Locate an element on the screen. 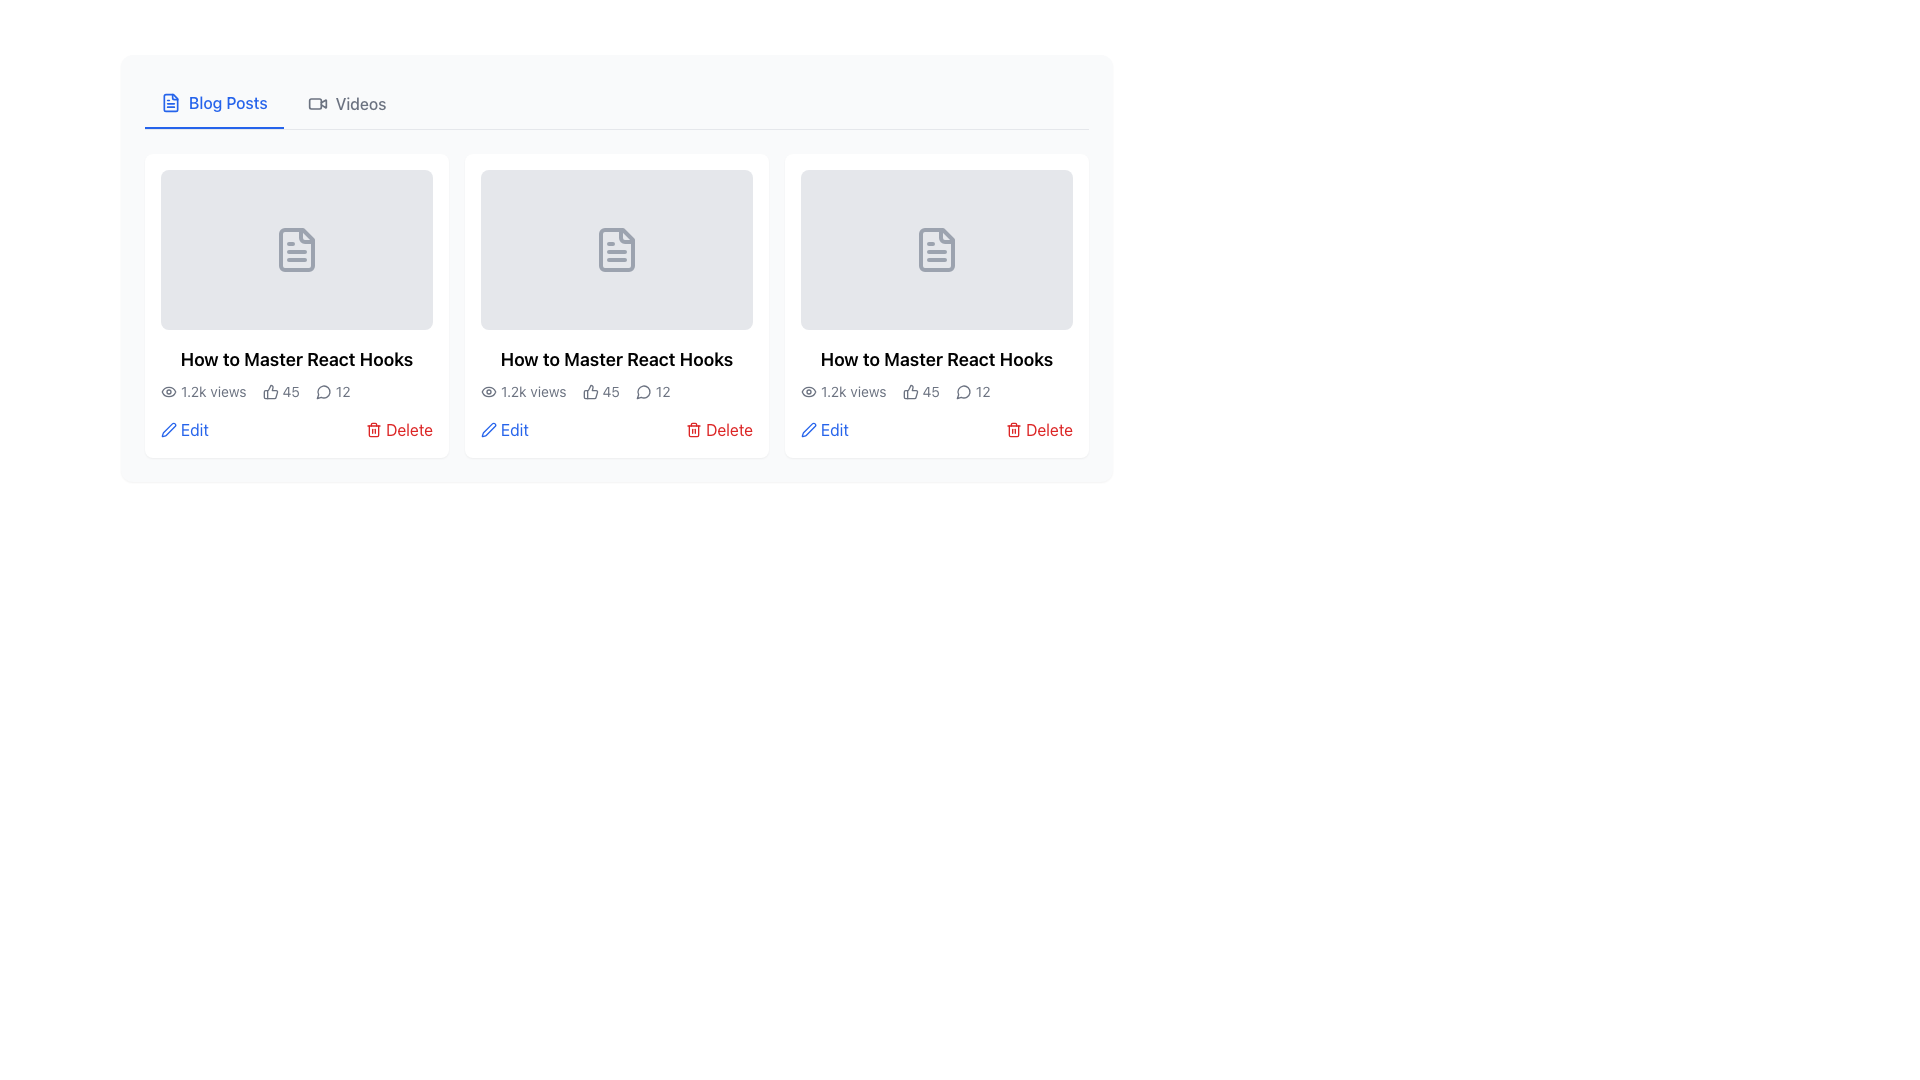 This screenshot has height=1080, width=1920. the styled file icon resembling a sheet of paper, located in the first card under the 'Blog Posts' section, positioned above the 'How to Master React Hooks' heading is located at coordinates (296, 249).